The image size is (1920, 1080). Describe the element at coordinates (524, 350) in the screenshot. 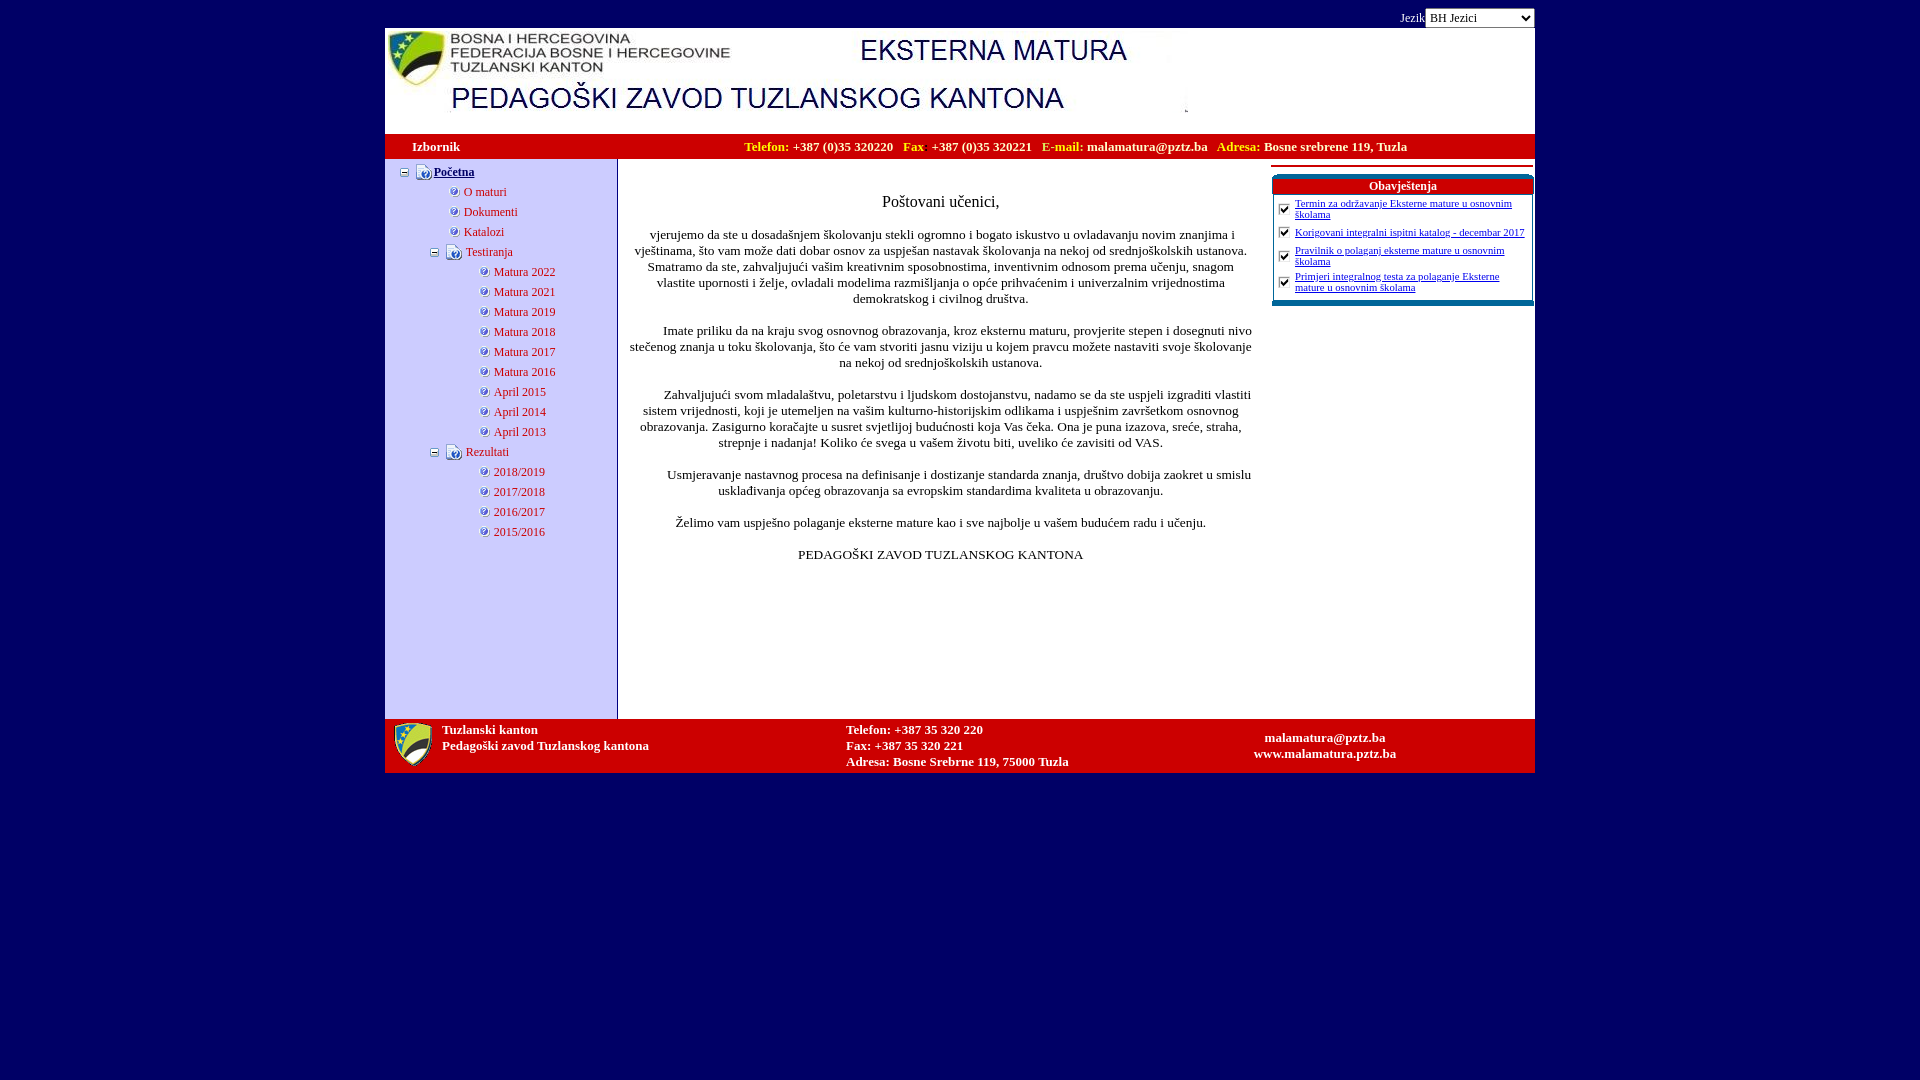

I see `'Matura 2017'` at that location.